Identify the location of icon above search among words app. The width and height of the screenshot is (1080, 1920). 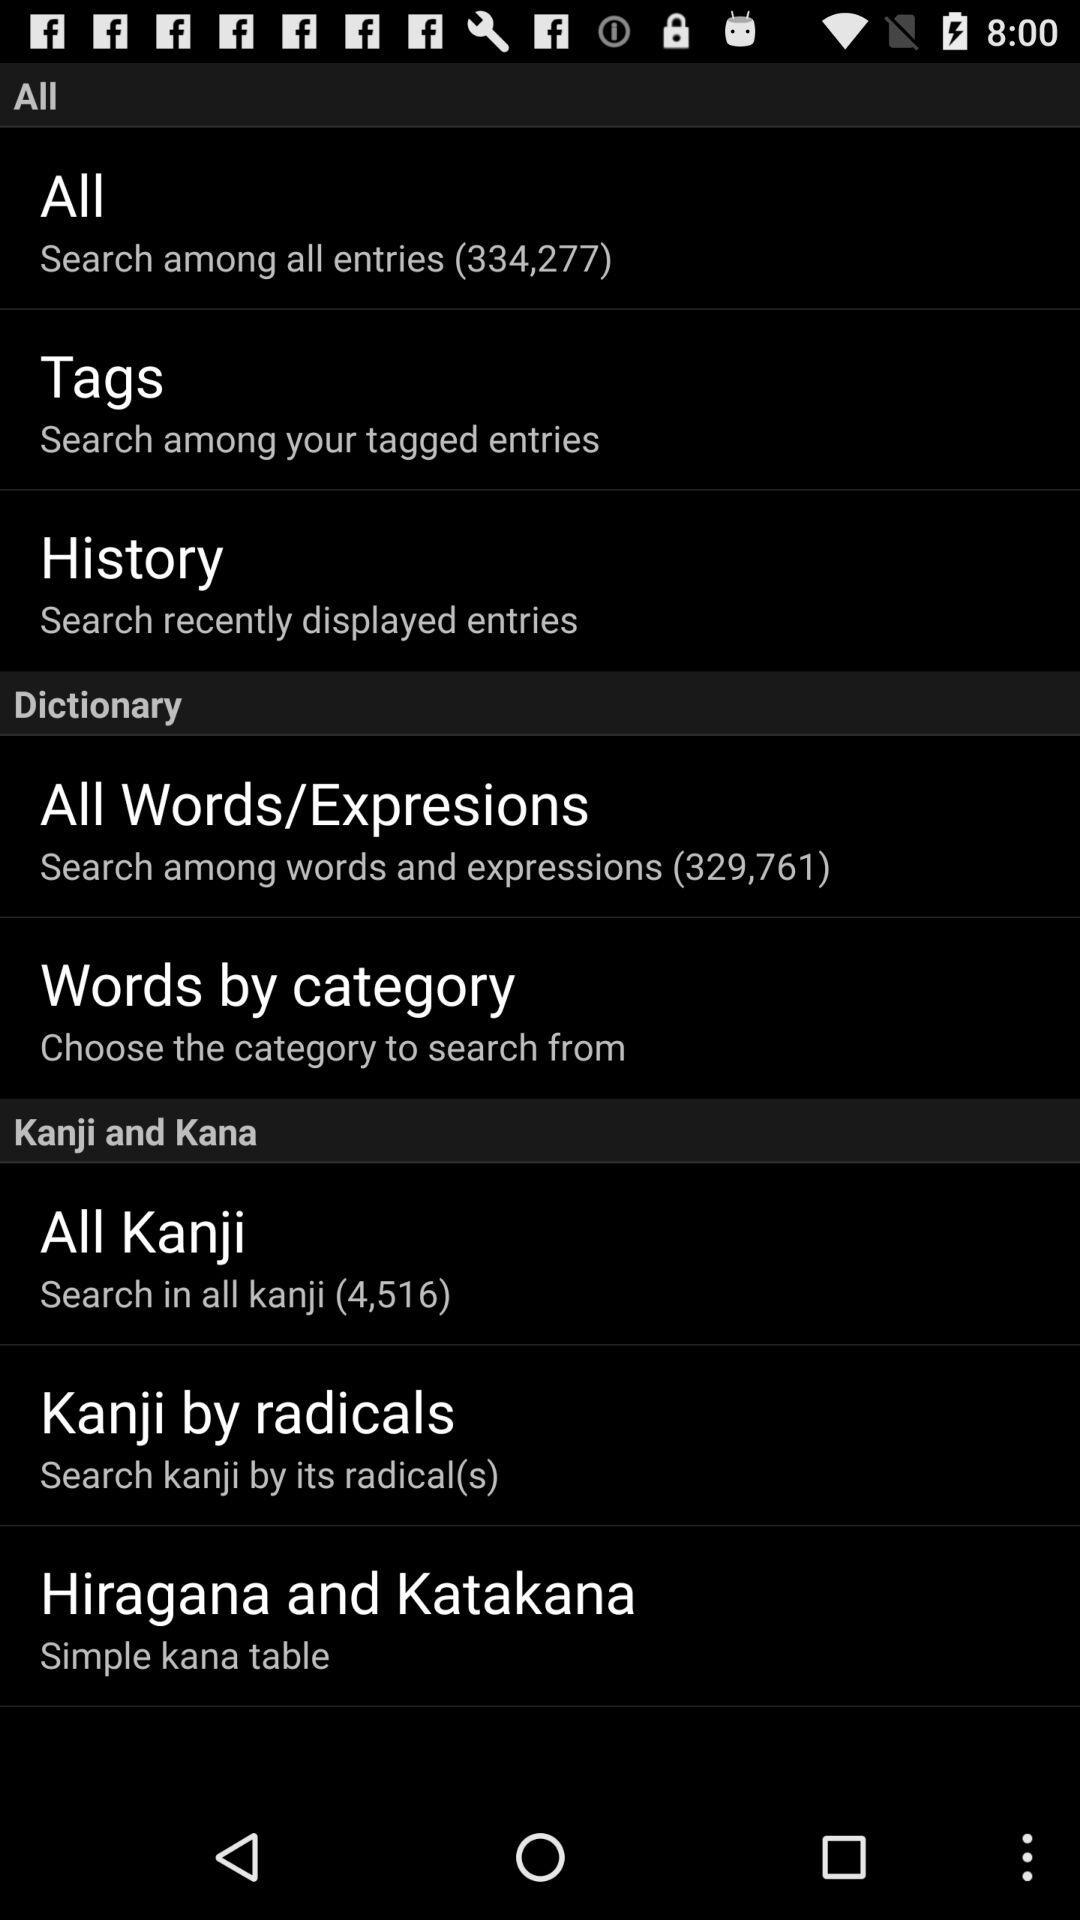
(559, 802).